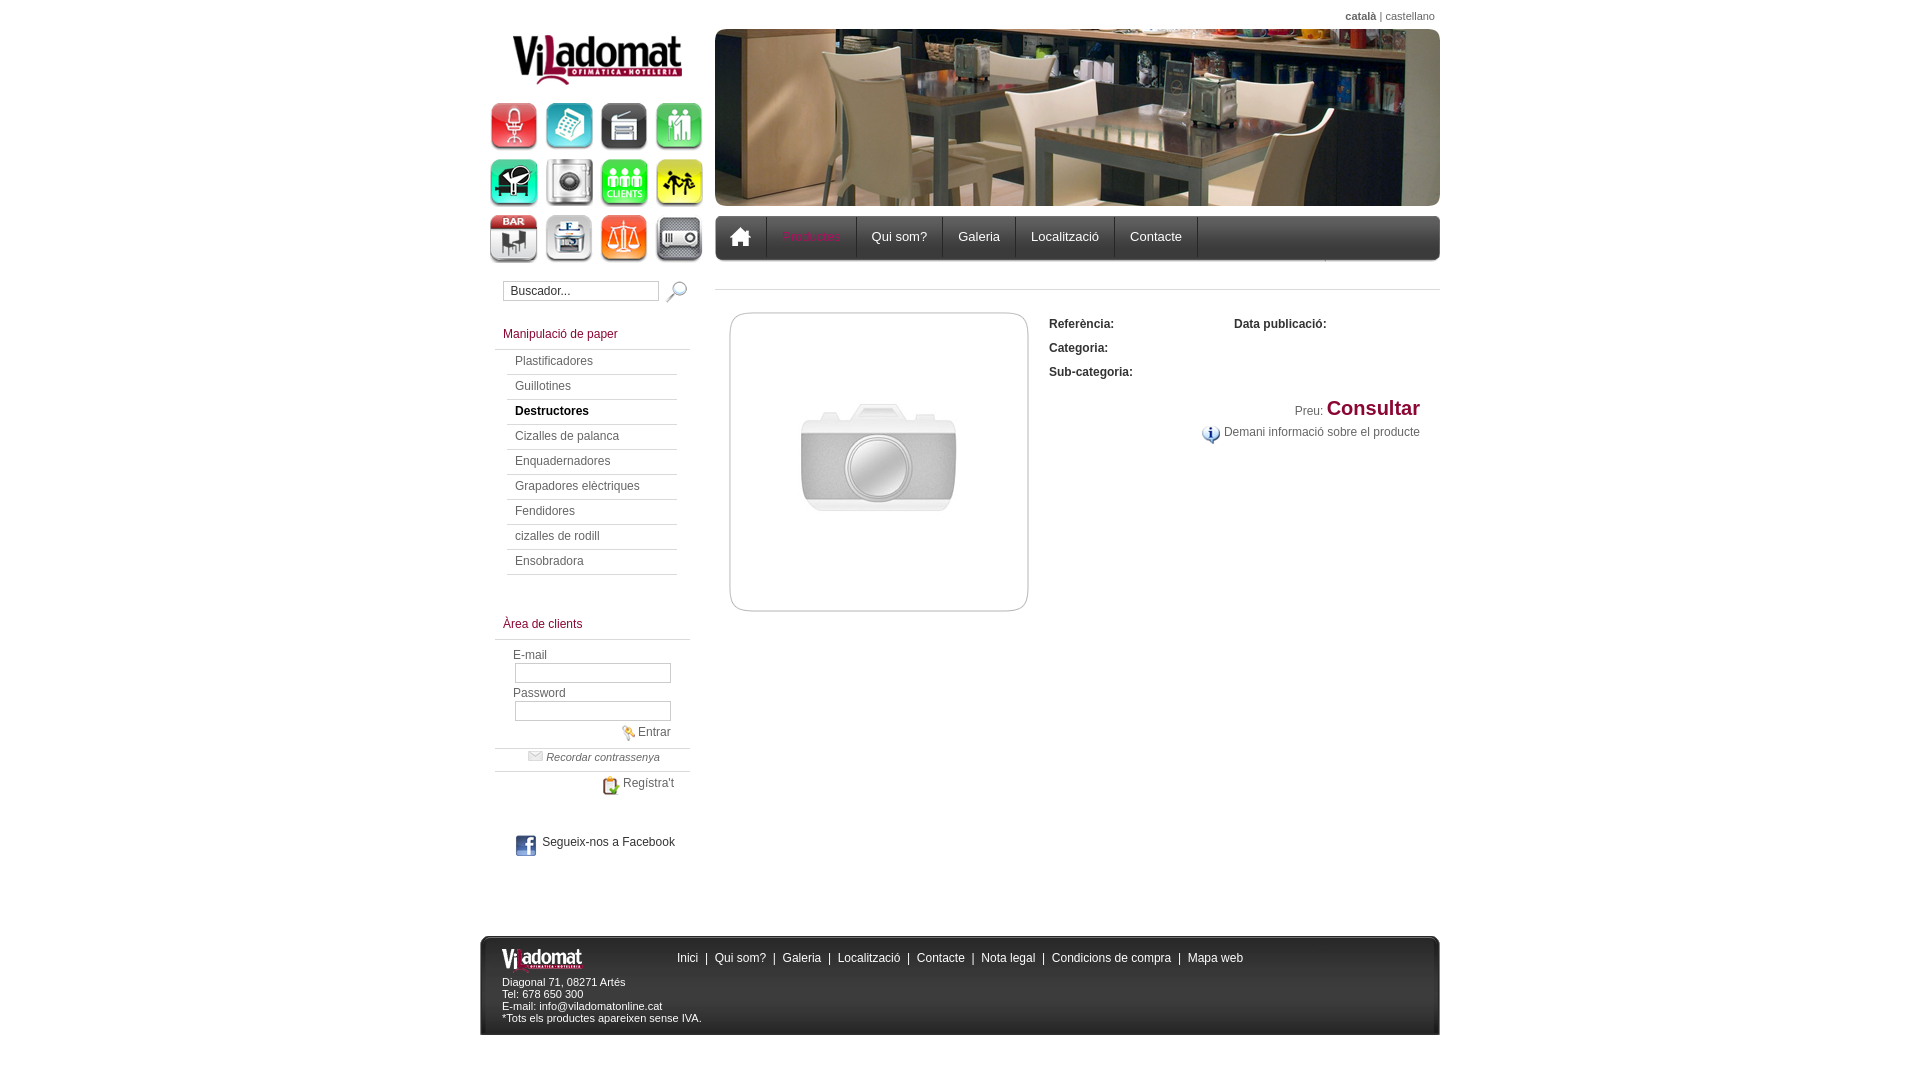  Describe the element at coordinates (549, 560) in the screenshot. I see `'Ensobradora'` at that location.